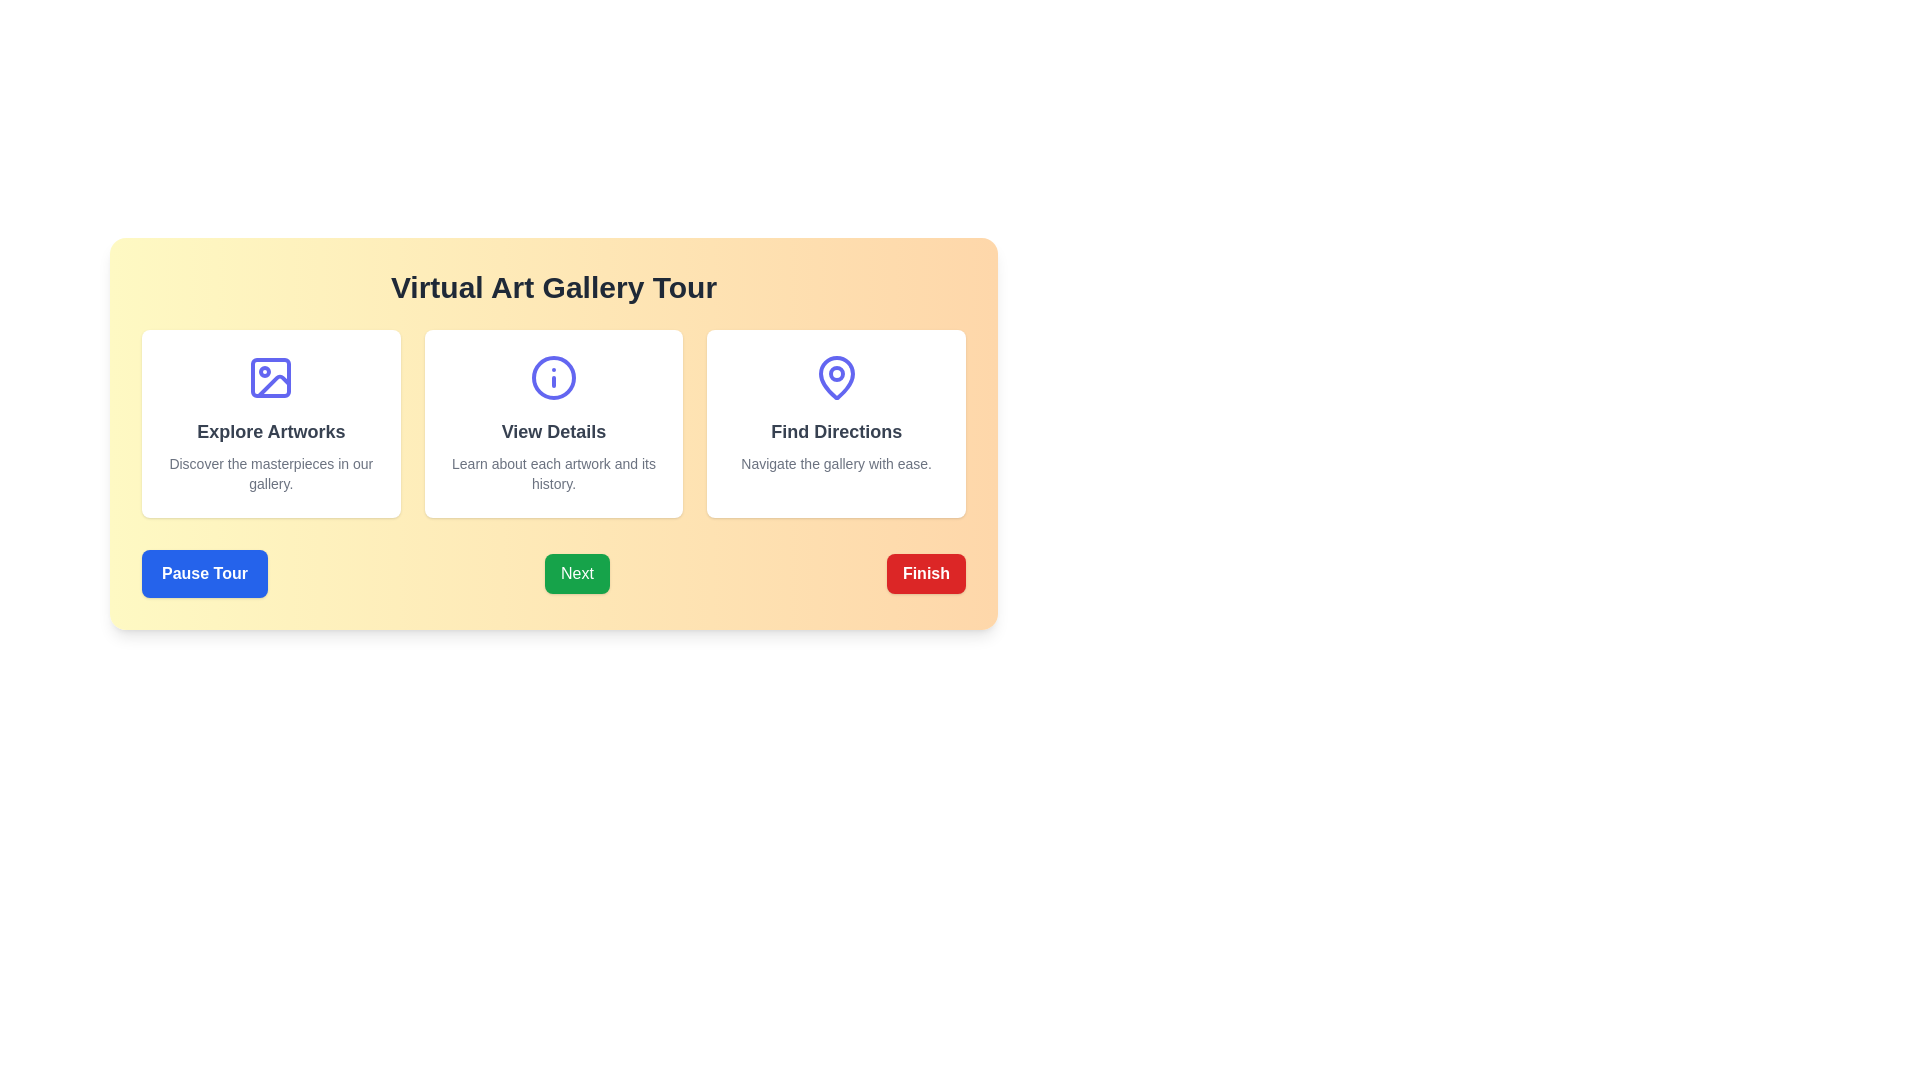 The width and height of the screenshot is (1920, 1080). Describe the element at coordinates (553, 378) in the screenshot. I see `the Information Icon, which is a circular shape with an inner 'i' character, located in the second card under the 'View Details' heading in the Virtual Art Gallery Tour interface` at that location.